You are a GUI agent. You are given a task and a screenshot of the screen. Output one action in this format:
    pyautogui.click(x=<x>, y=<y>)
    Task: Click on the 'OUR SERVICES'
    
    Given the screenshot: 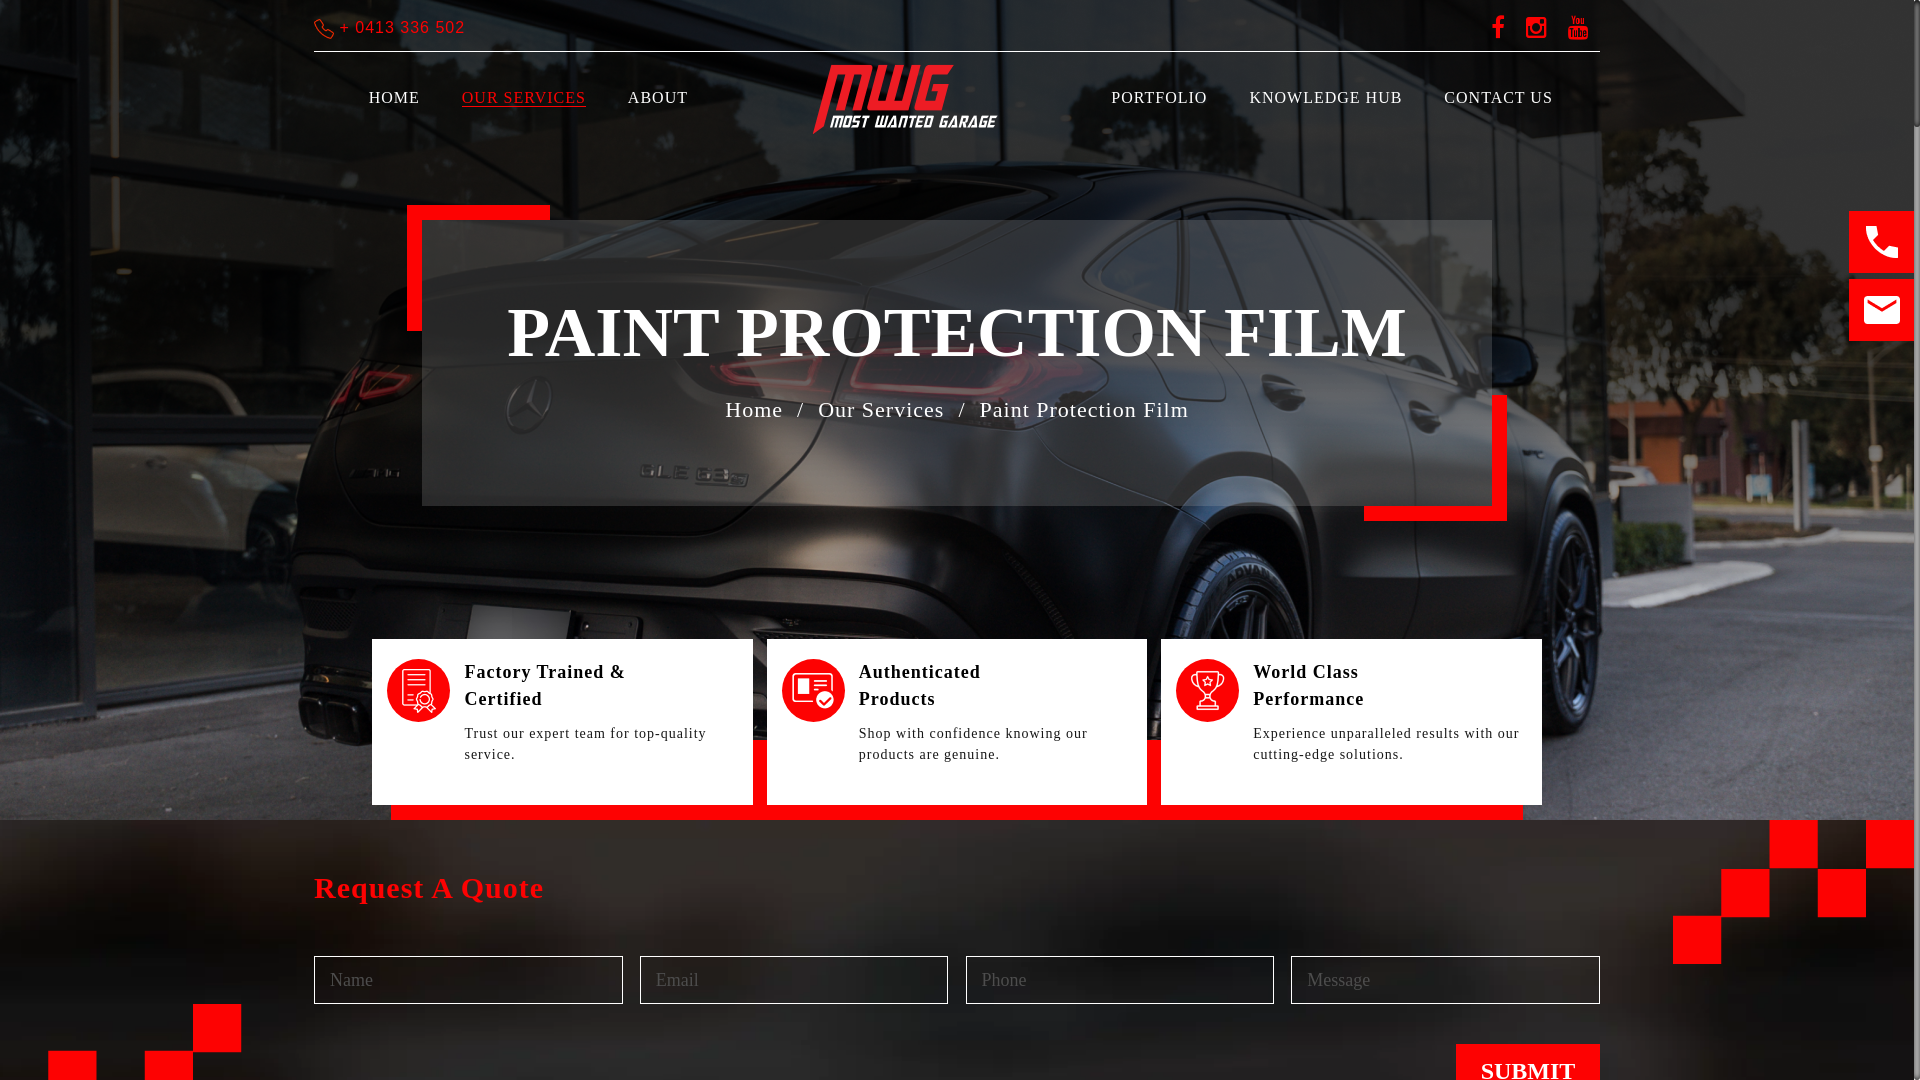 What is the action you would take?
    pyautogui.click(x=523, y=97)
    